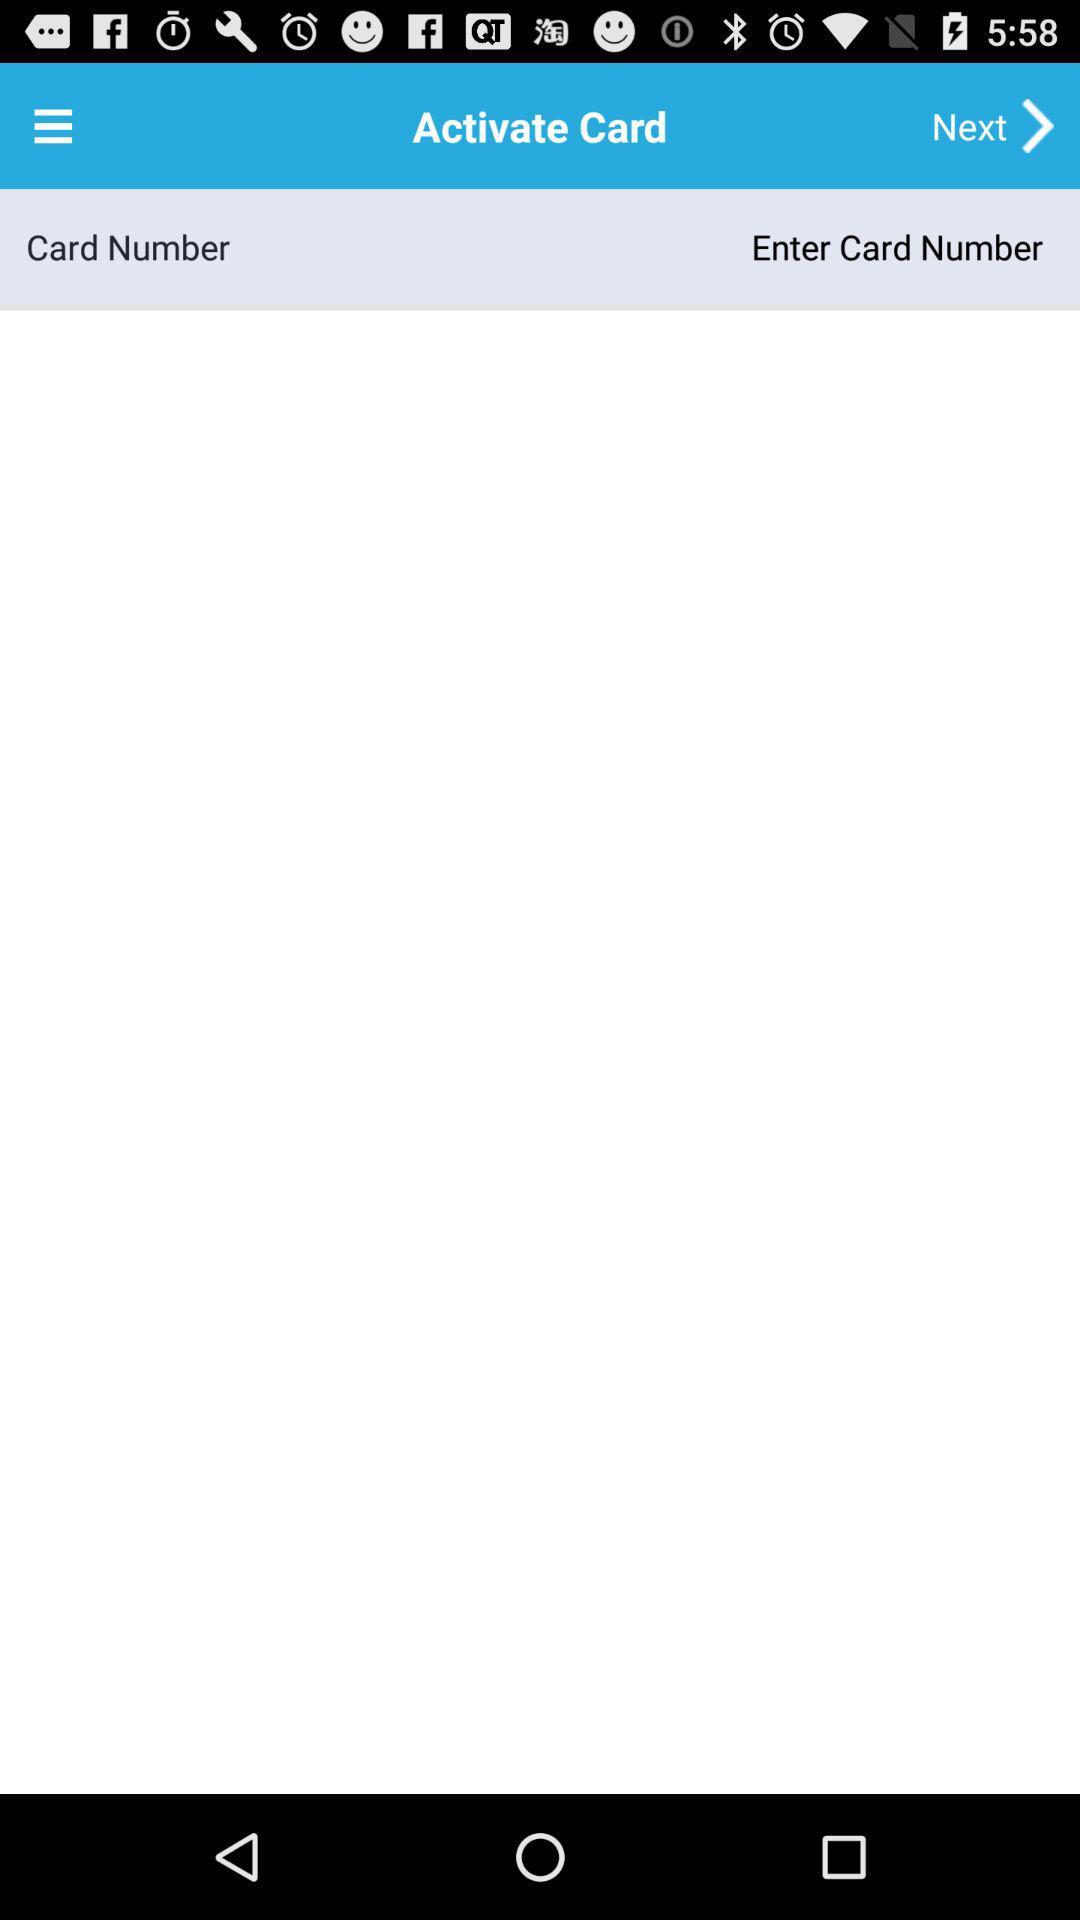  Describe the element at coordinates (968, 124) in the screenshot. I see `button at the top right corner` at that location.